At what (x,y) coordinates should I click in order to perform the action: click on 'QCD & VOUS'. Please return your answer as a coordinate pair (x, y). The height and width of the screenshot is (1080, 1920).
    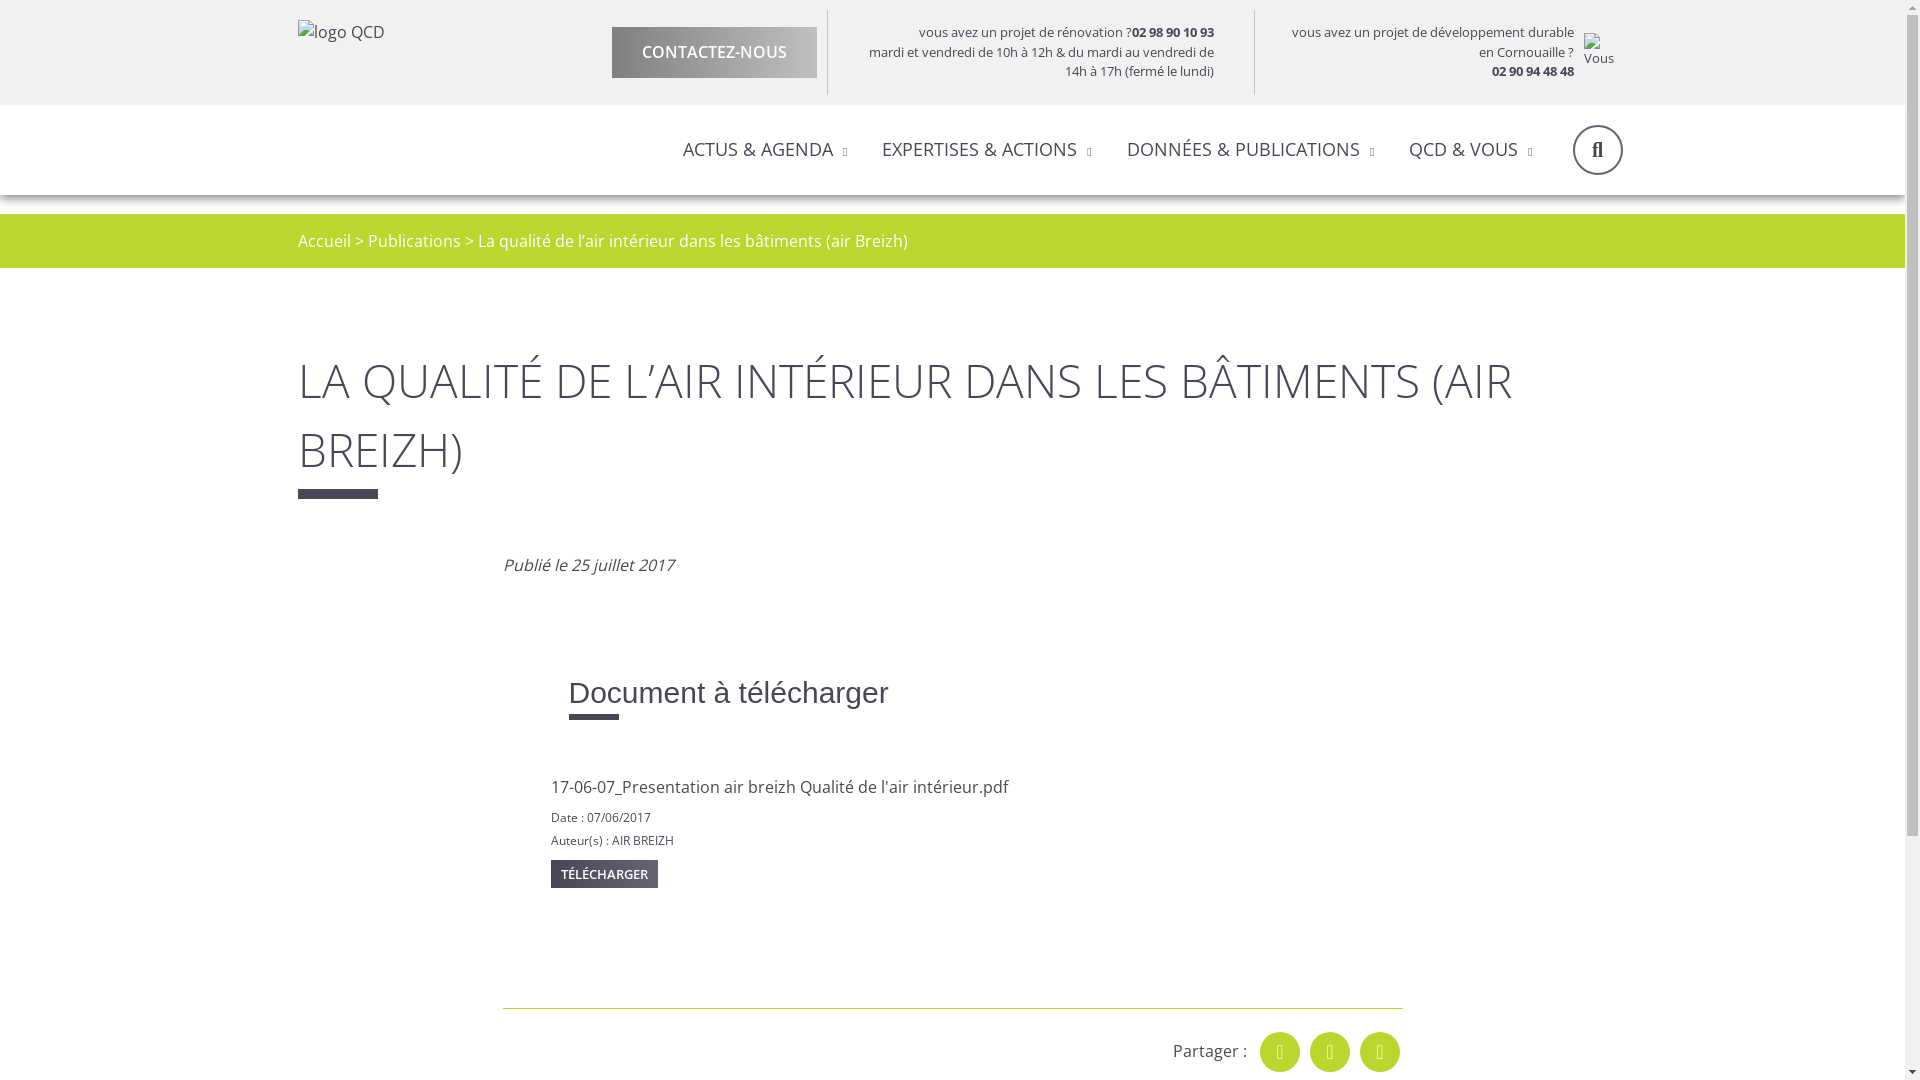
    Looking at the image, I should click on (1463, 148).